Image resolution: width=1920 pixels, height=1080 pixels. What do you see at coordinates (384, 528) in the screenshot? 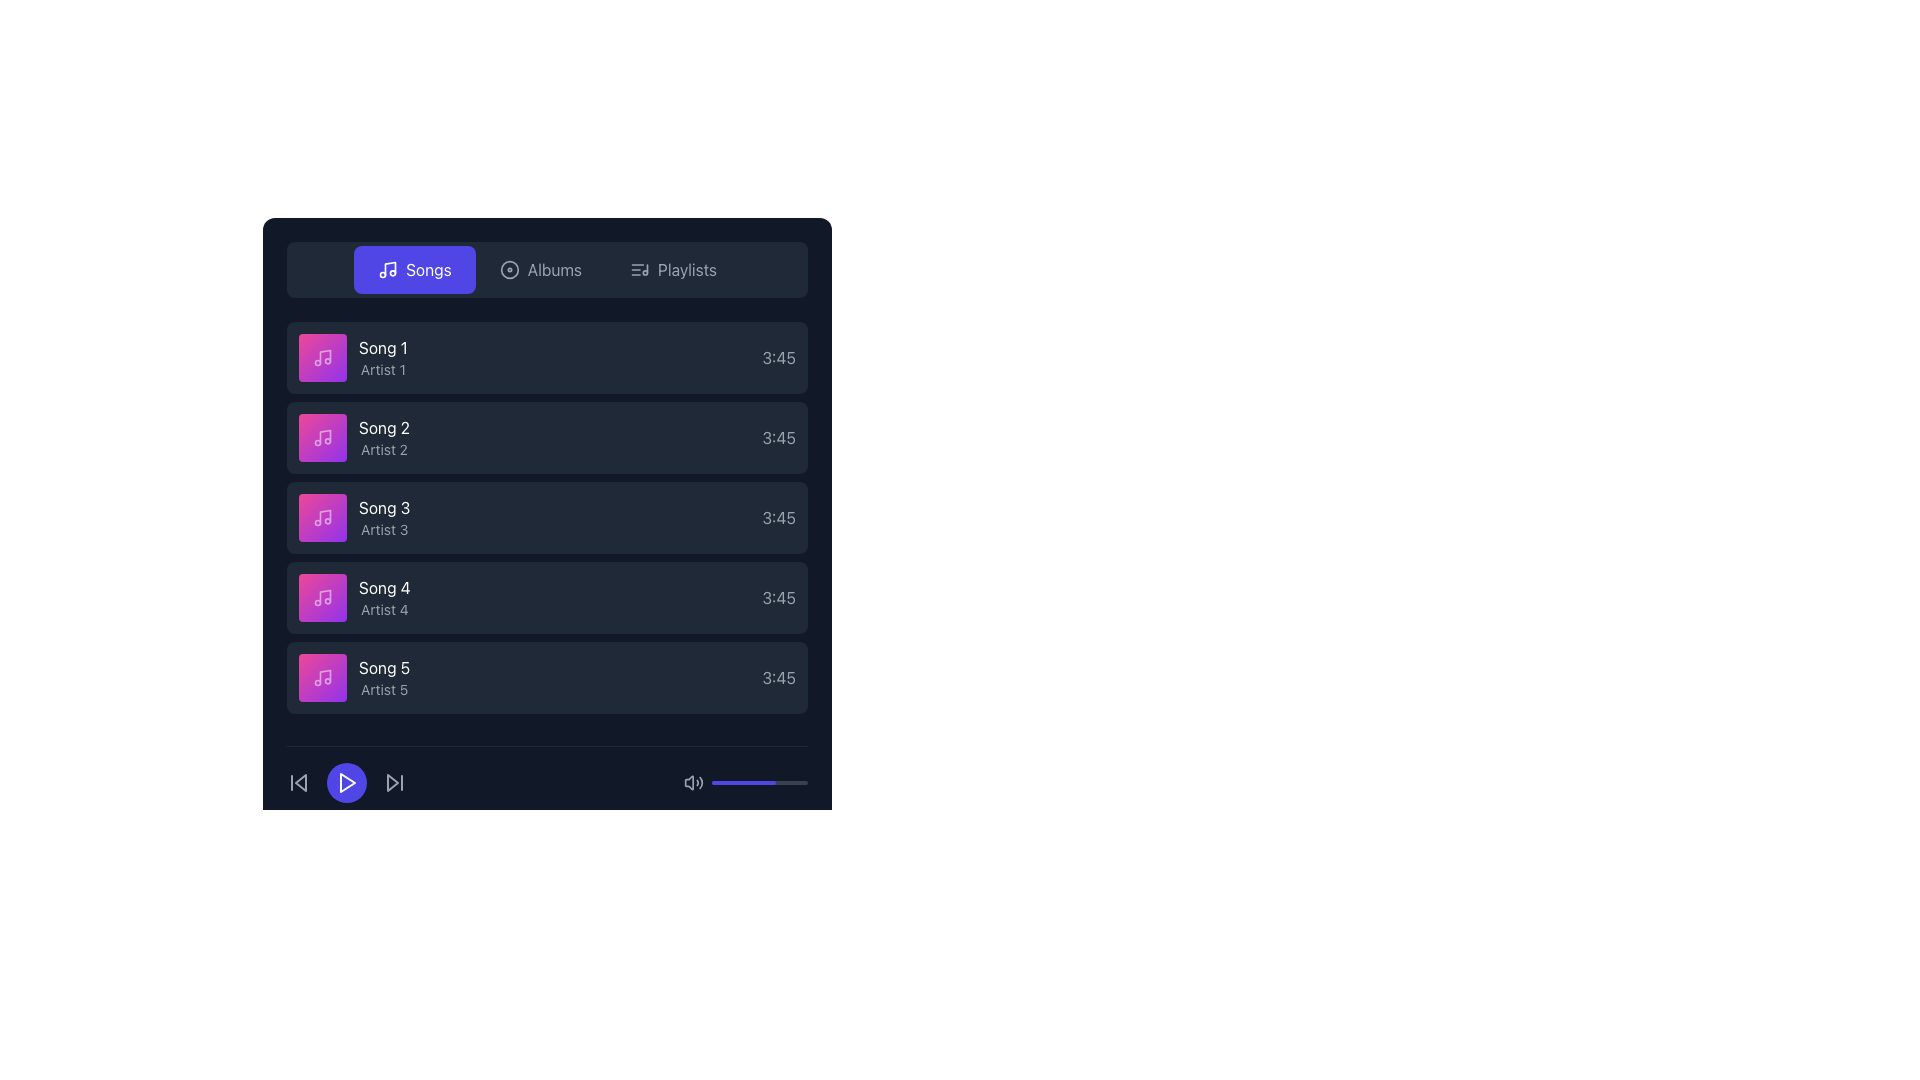
I see `the static text label displaying 'Artist 3', which is located in the third row of a list, beneath the text 'Song 3'` at bounding box center [384, 528].